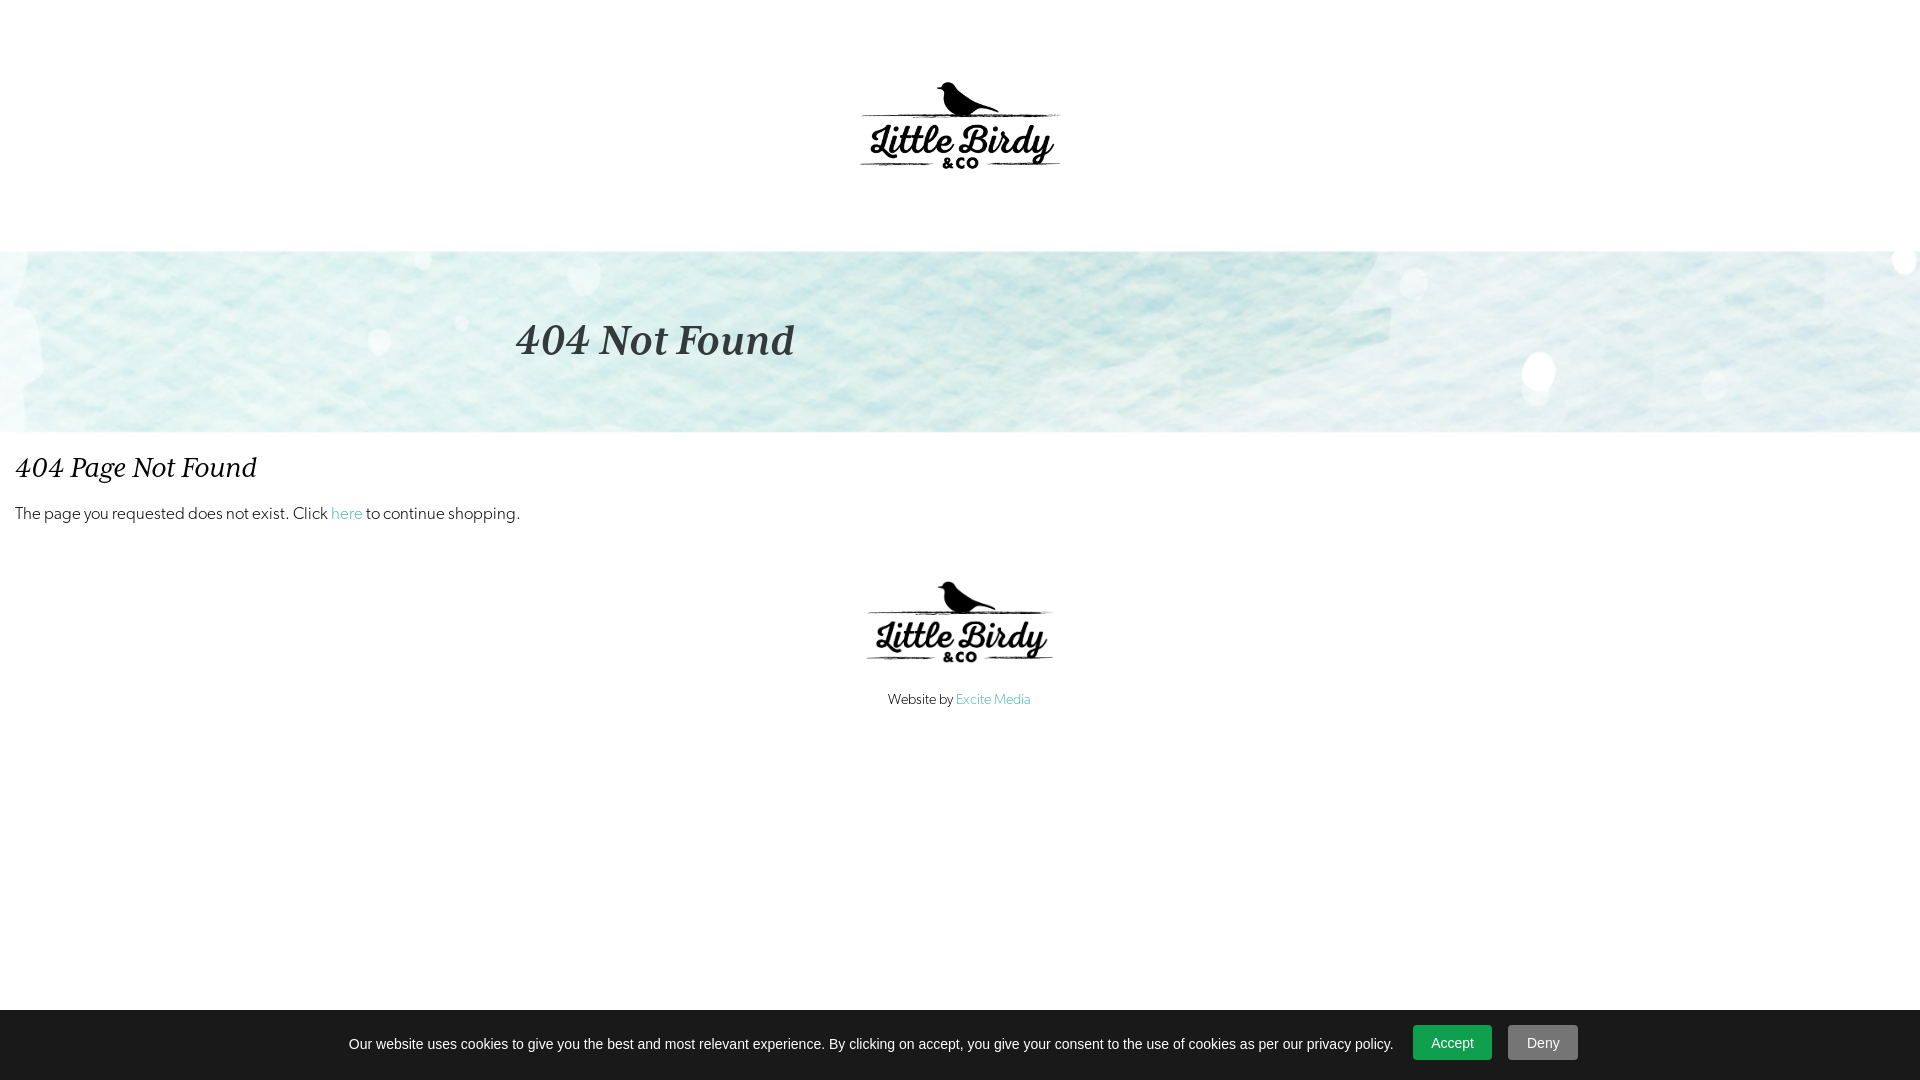  Describe the element at coordinates (346, 513) in the screenshot. I see `'here'` at that location.